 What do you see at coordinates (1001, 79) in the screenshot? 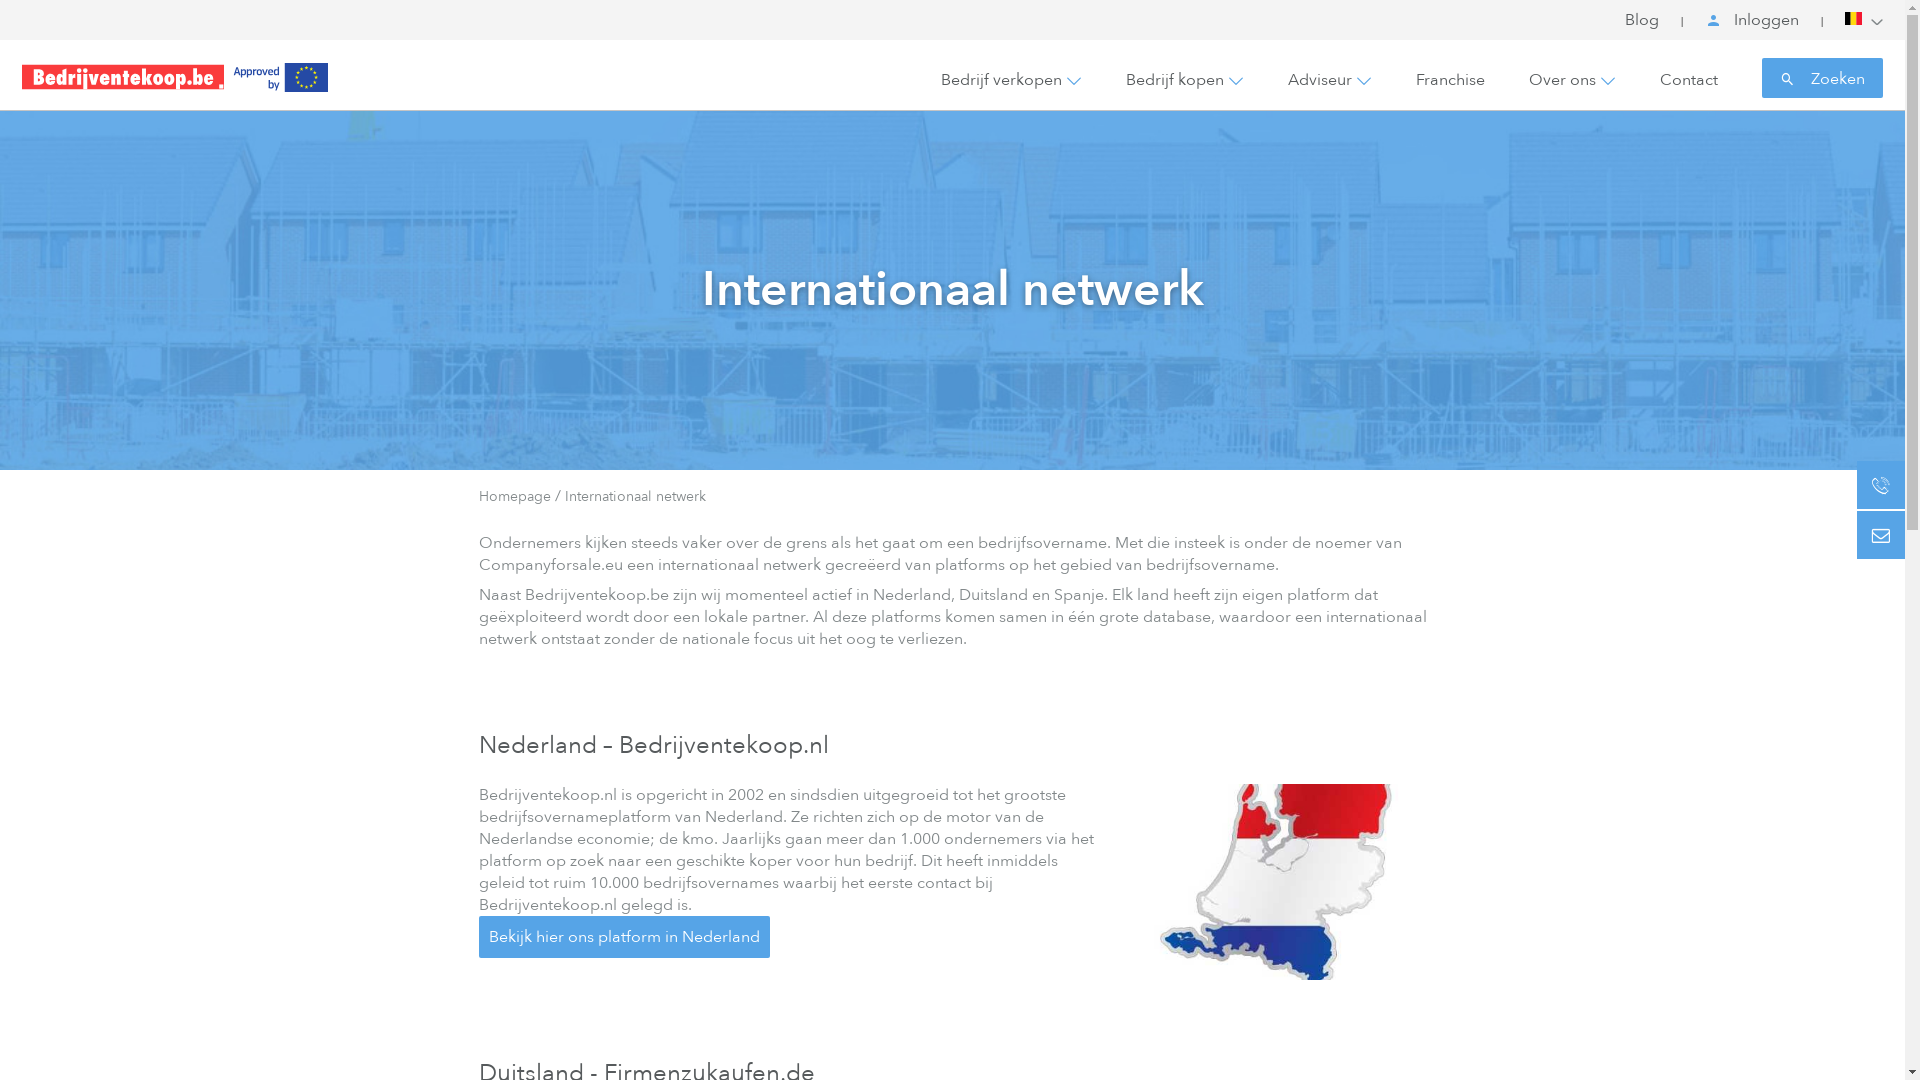
I see `'Bedrijf verkopen'` at bounding box center [1001, 79].